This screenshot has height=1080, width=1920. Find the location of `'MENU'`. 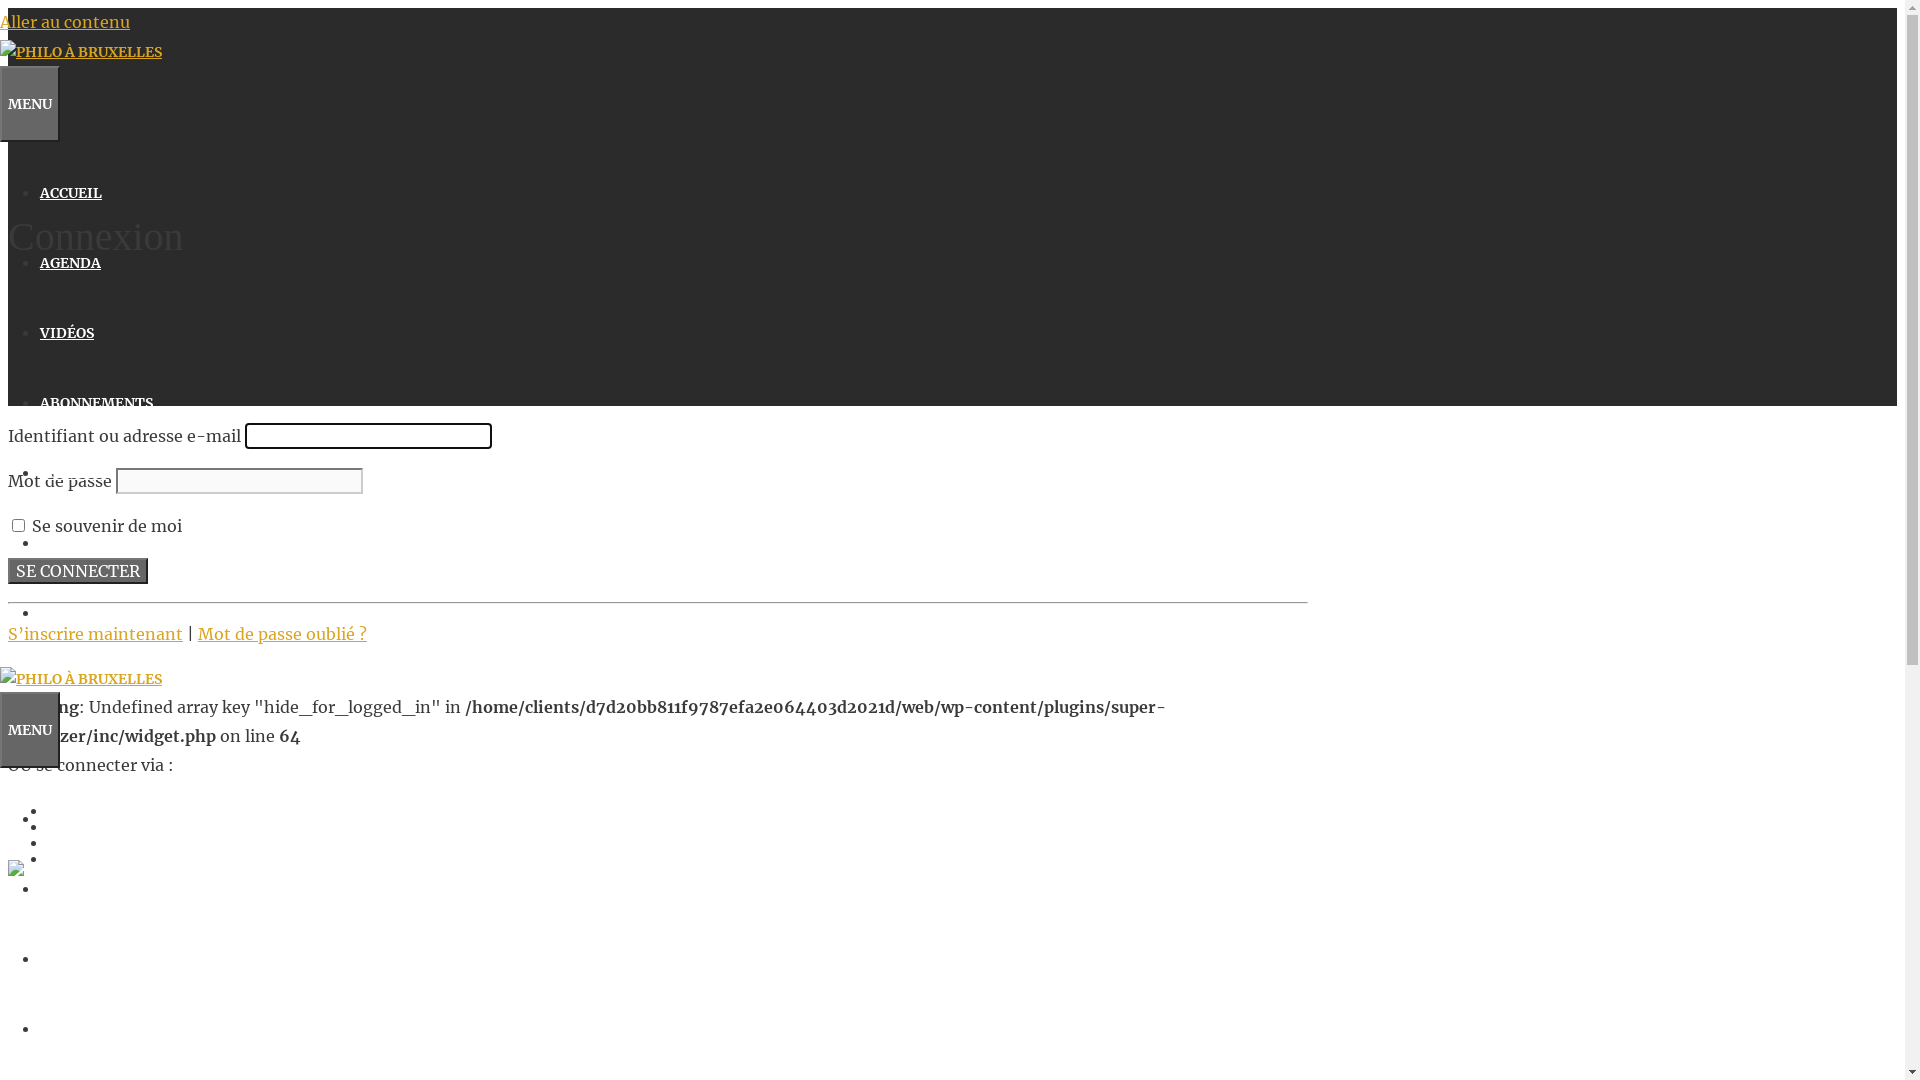

'MENU' is located at coordinates (29, 729).